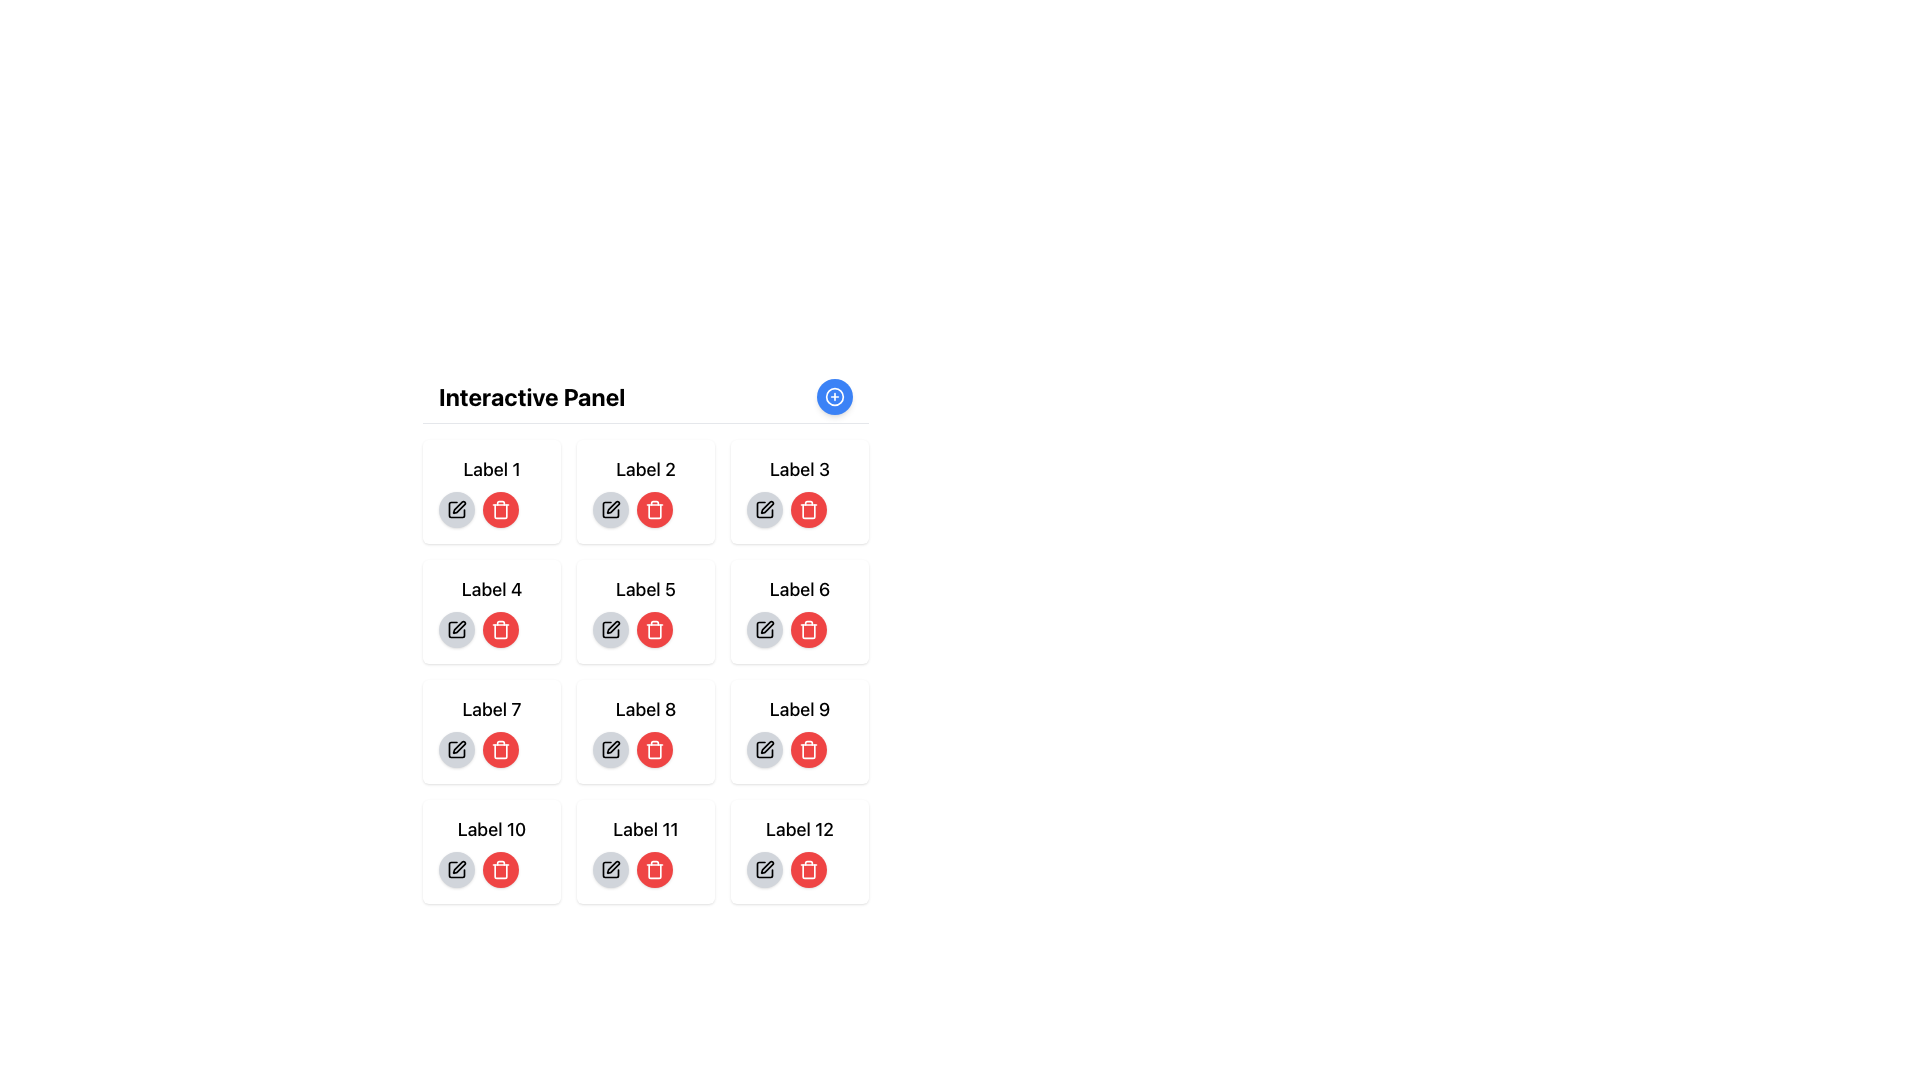 Image resolution: width=1920 pixels, height=1080 pixels. Describe the element at coordinates (809, 628) in the screenshot. I see `the delete button located at the bottom right of the 'Label 6' card` at that location.